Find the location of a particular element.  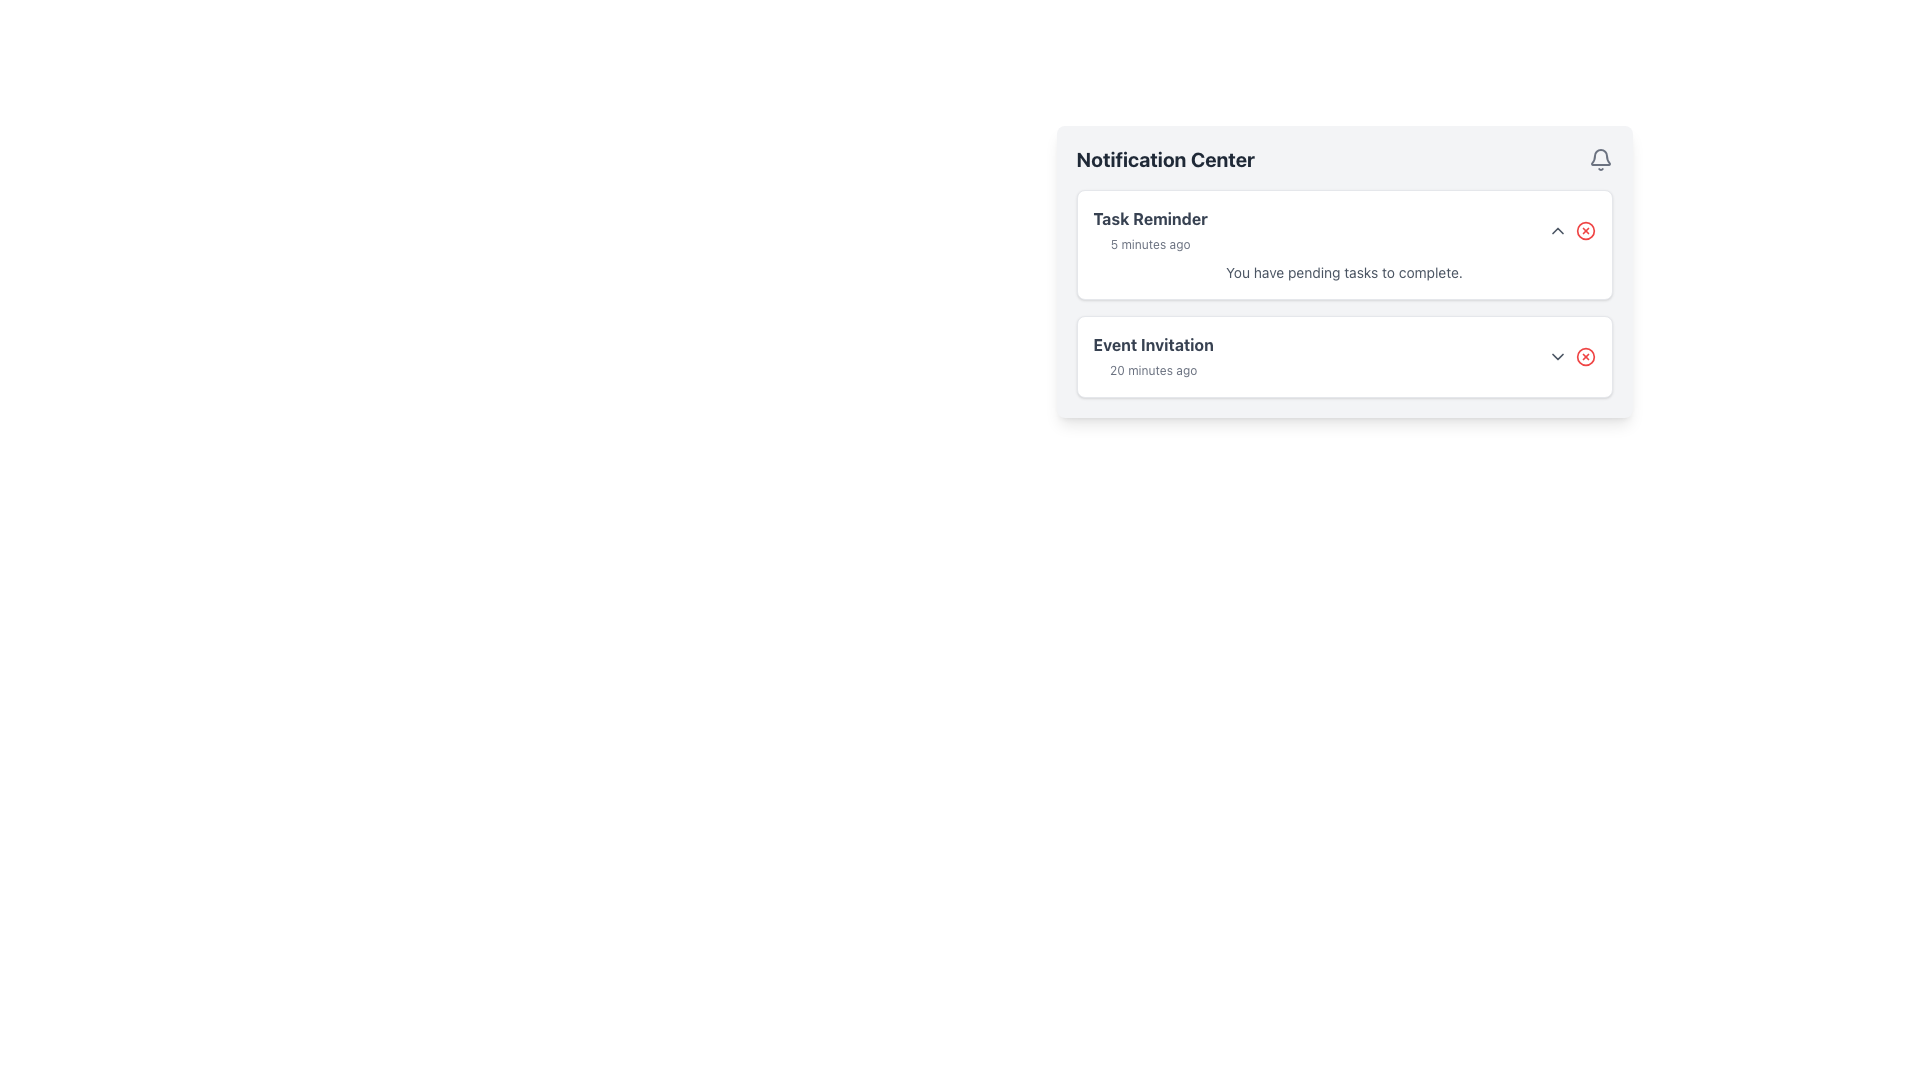

the close or delete icon located in the upper-right corner of the bottom notification card is located at coordinates (1584, 356).